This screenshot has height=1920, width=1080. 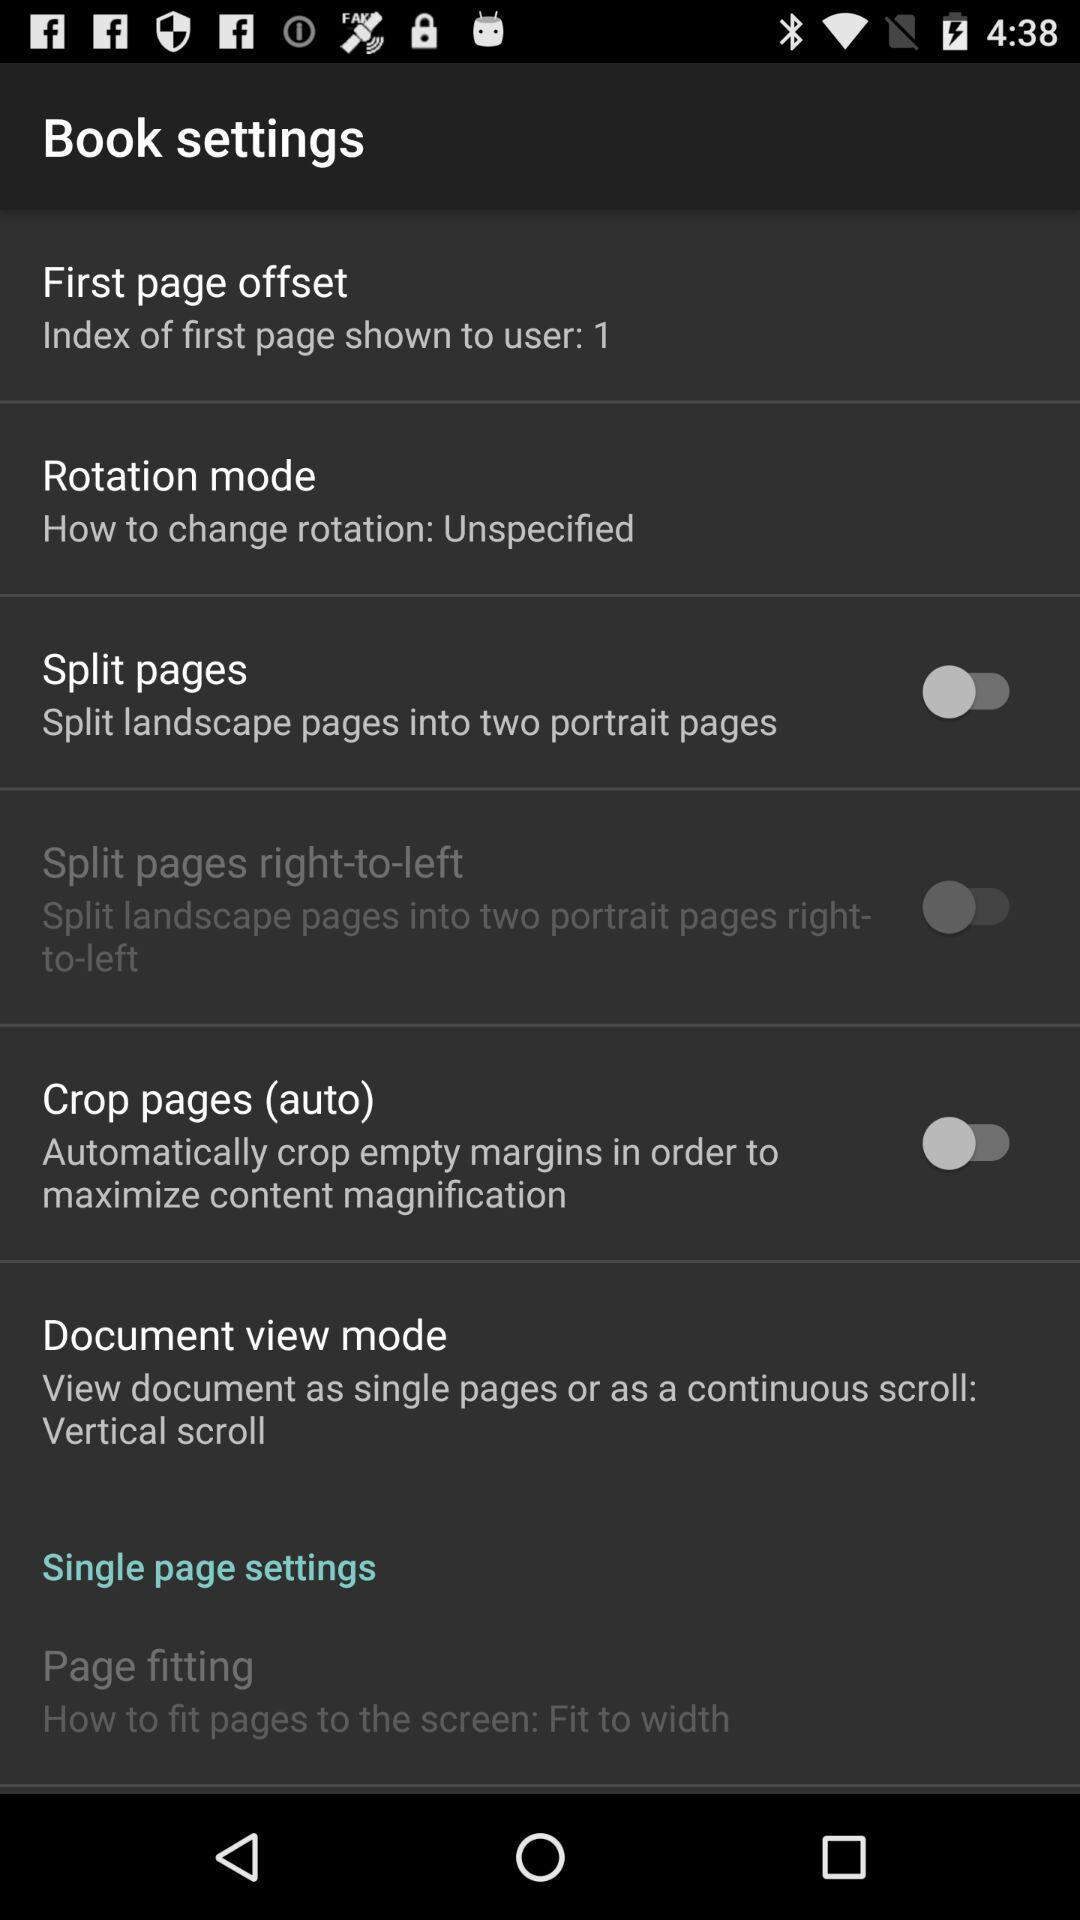 I want to click on icon below the split landscape pages app, so click(x=208, y=1096).